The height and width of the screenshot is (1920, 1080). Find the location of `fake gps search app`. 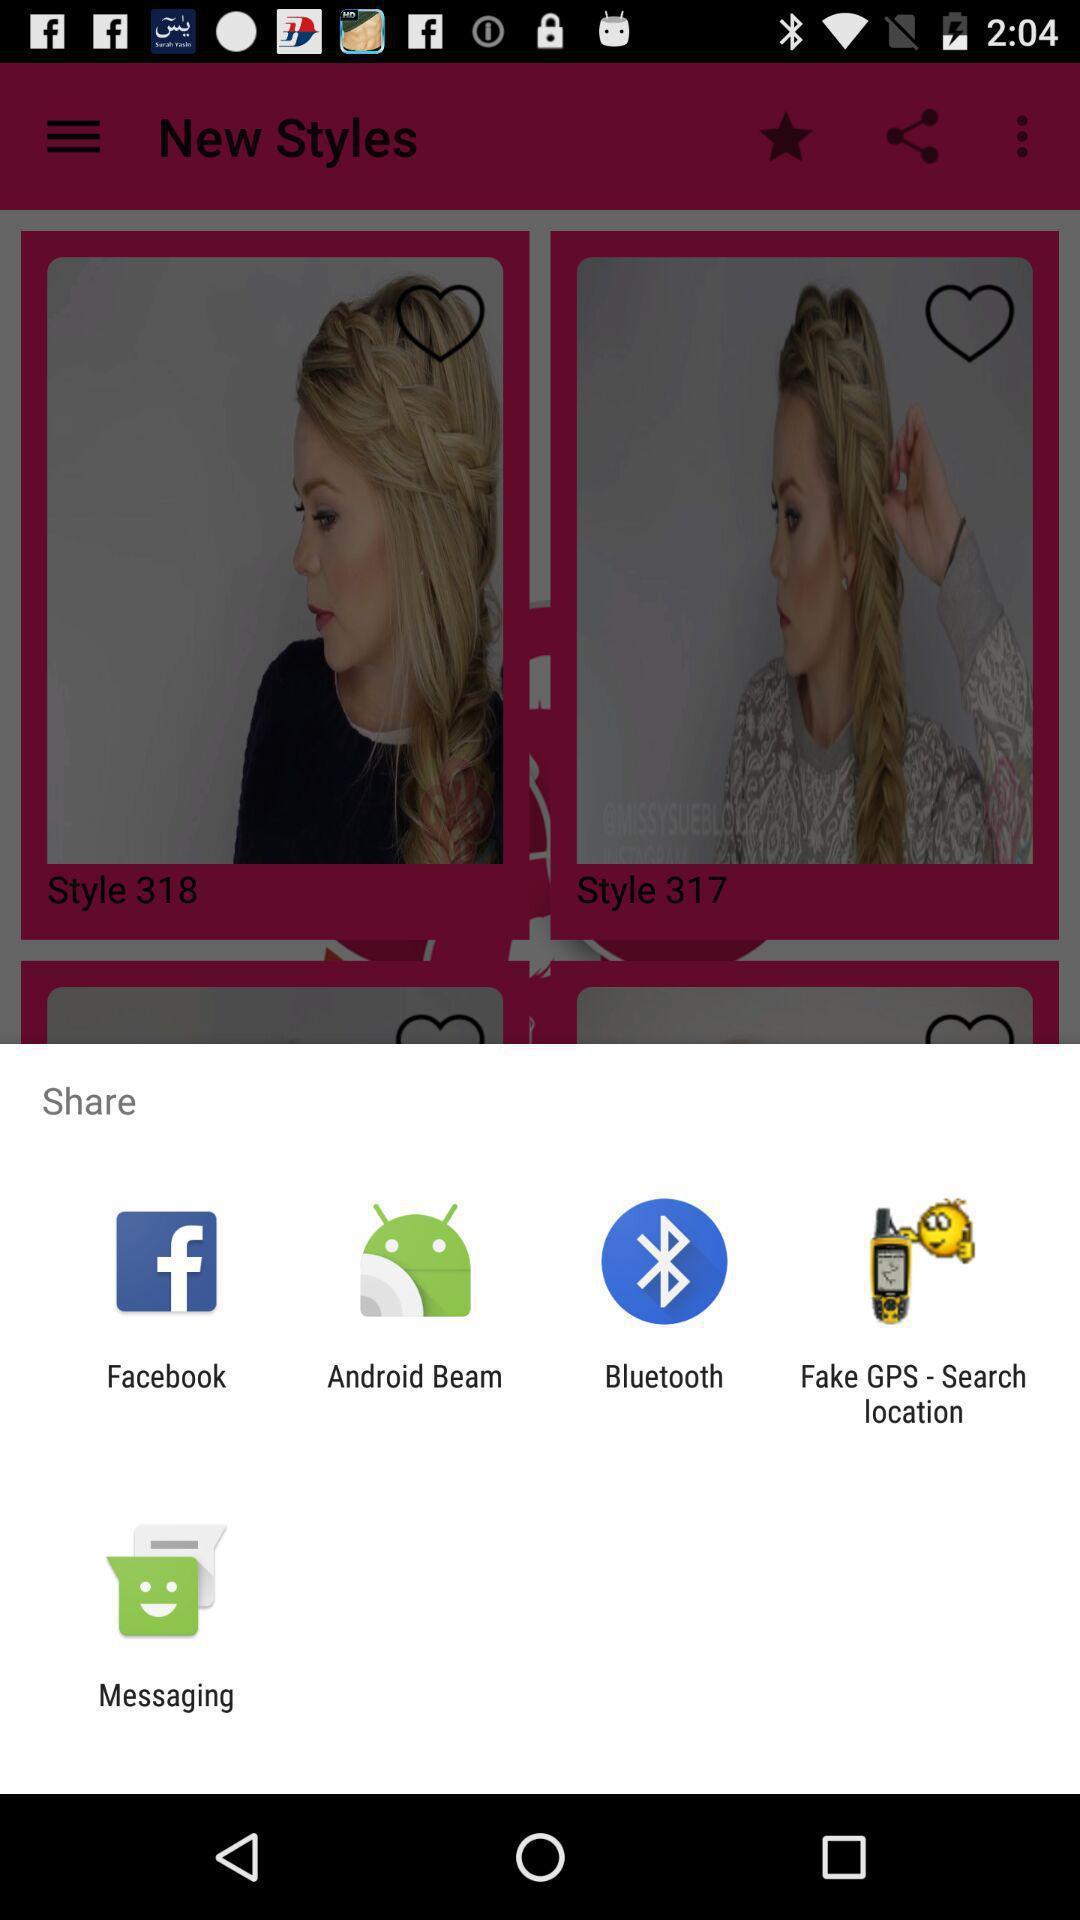

fake gps search app is located at coordinates (913, 1392).